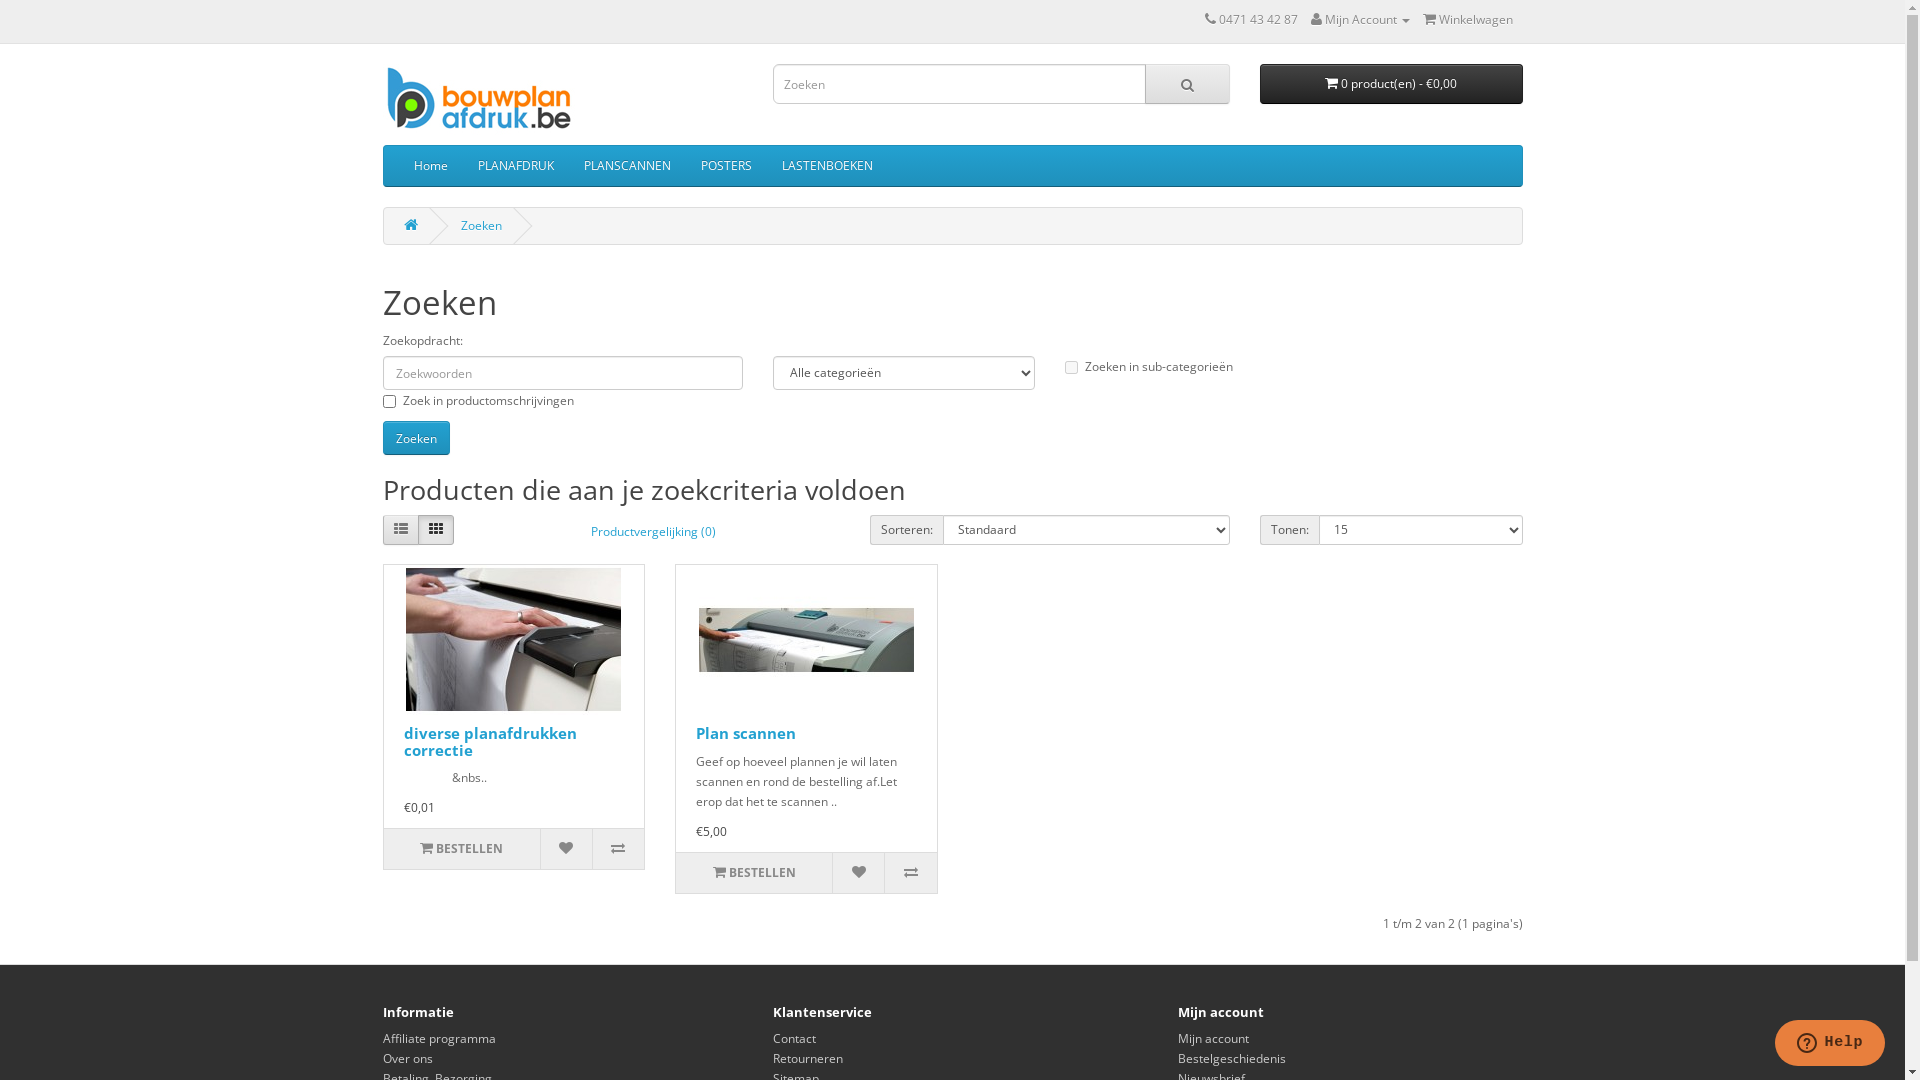  I want to click on 'Home', so click(429, 164).